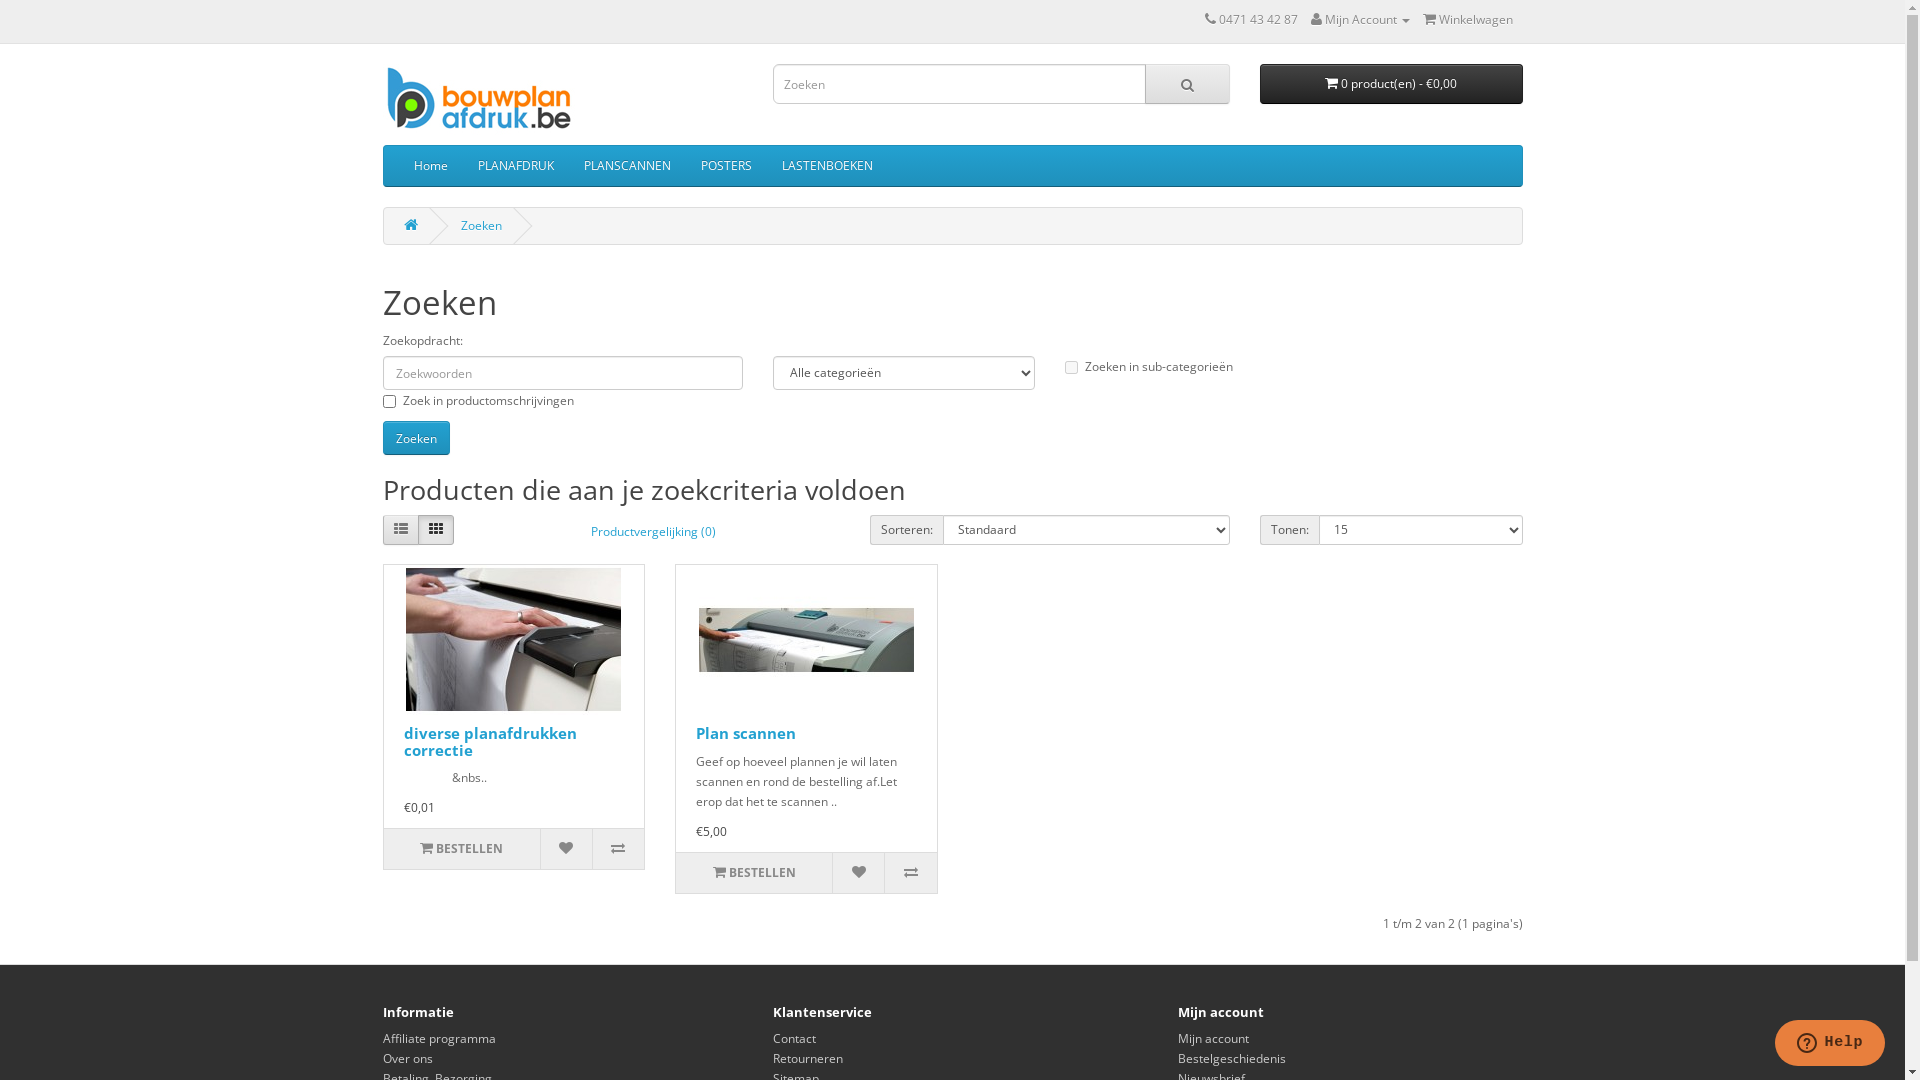  I want to click on 'Home', so click(429, 164).